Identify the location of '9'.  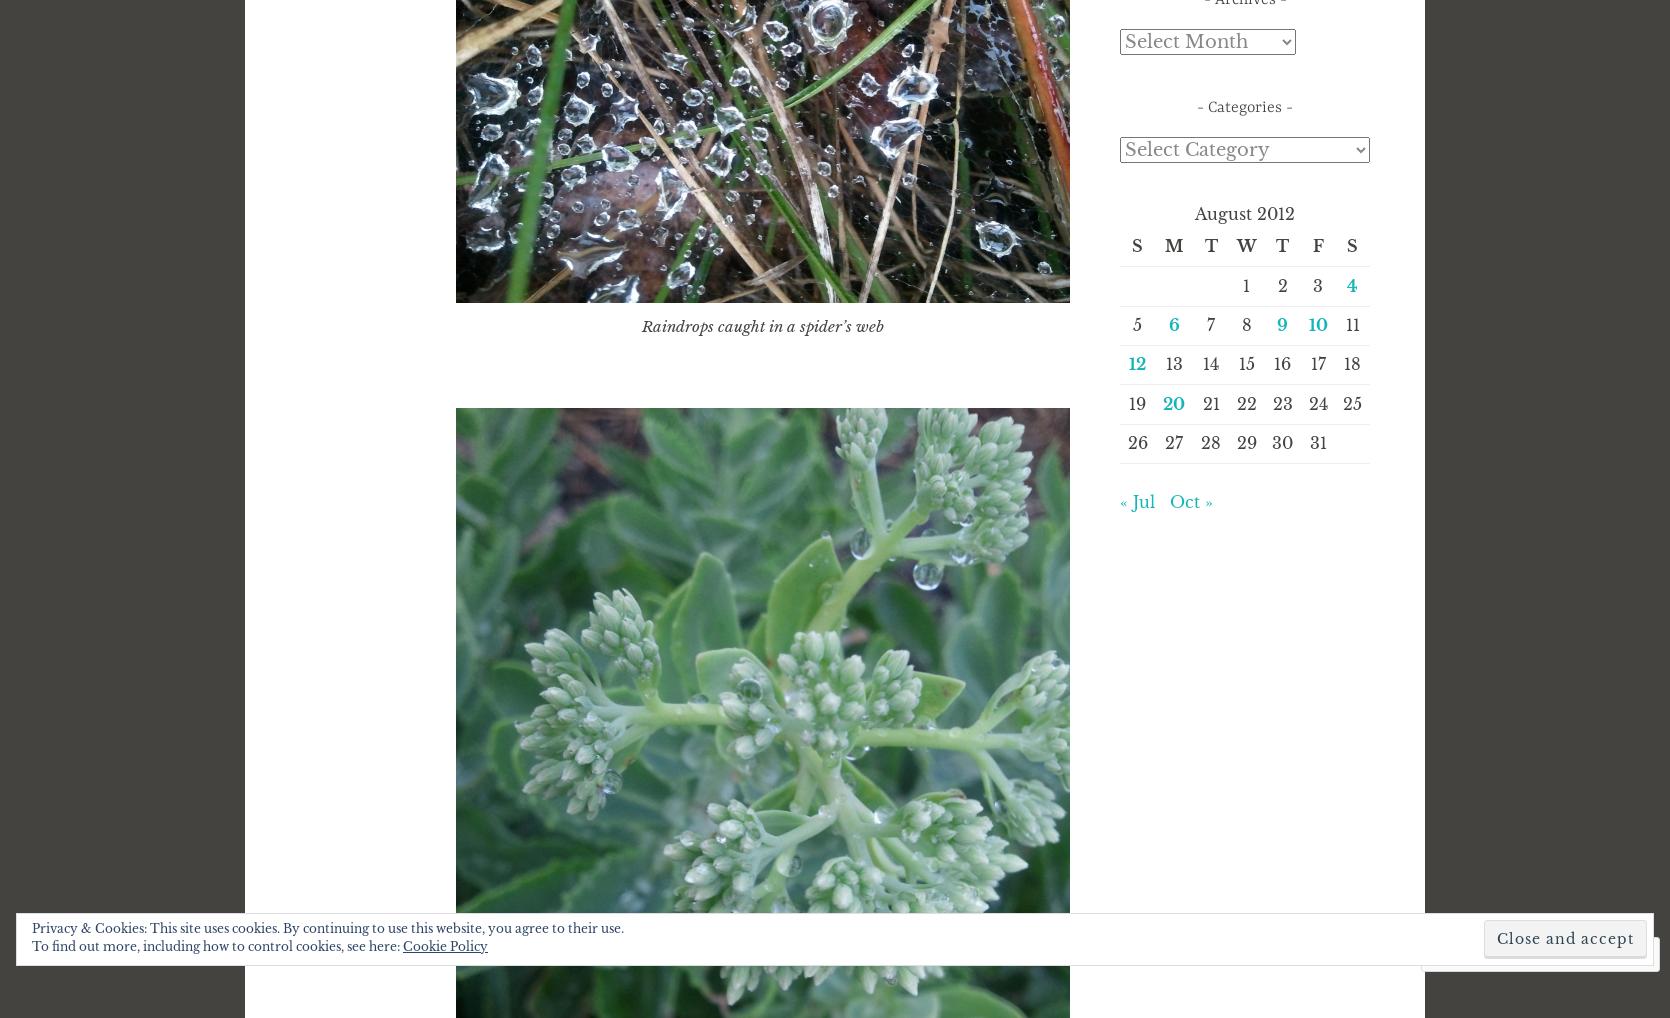
(1276, 323).